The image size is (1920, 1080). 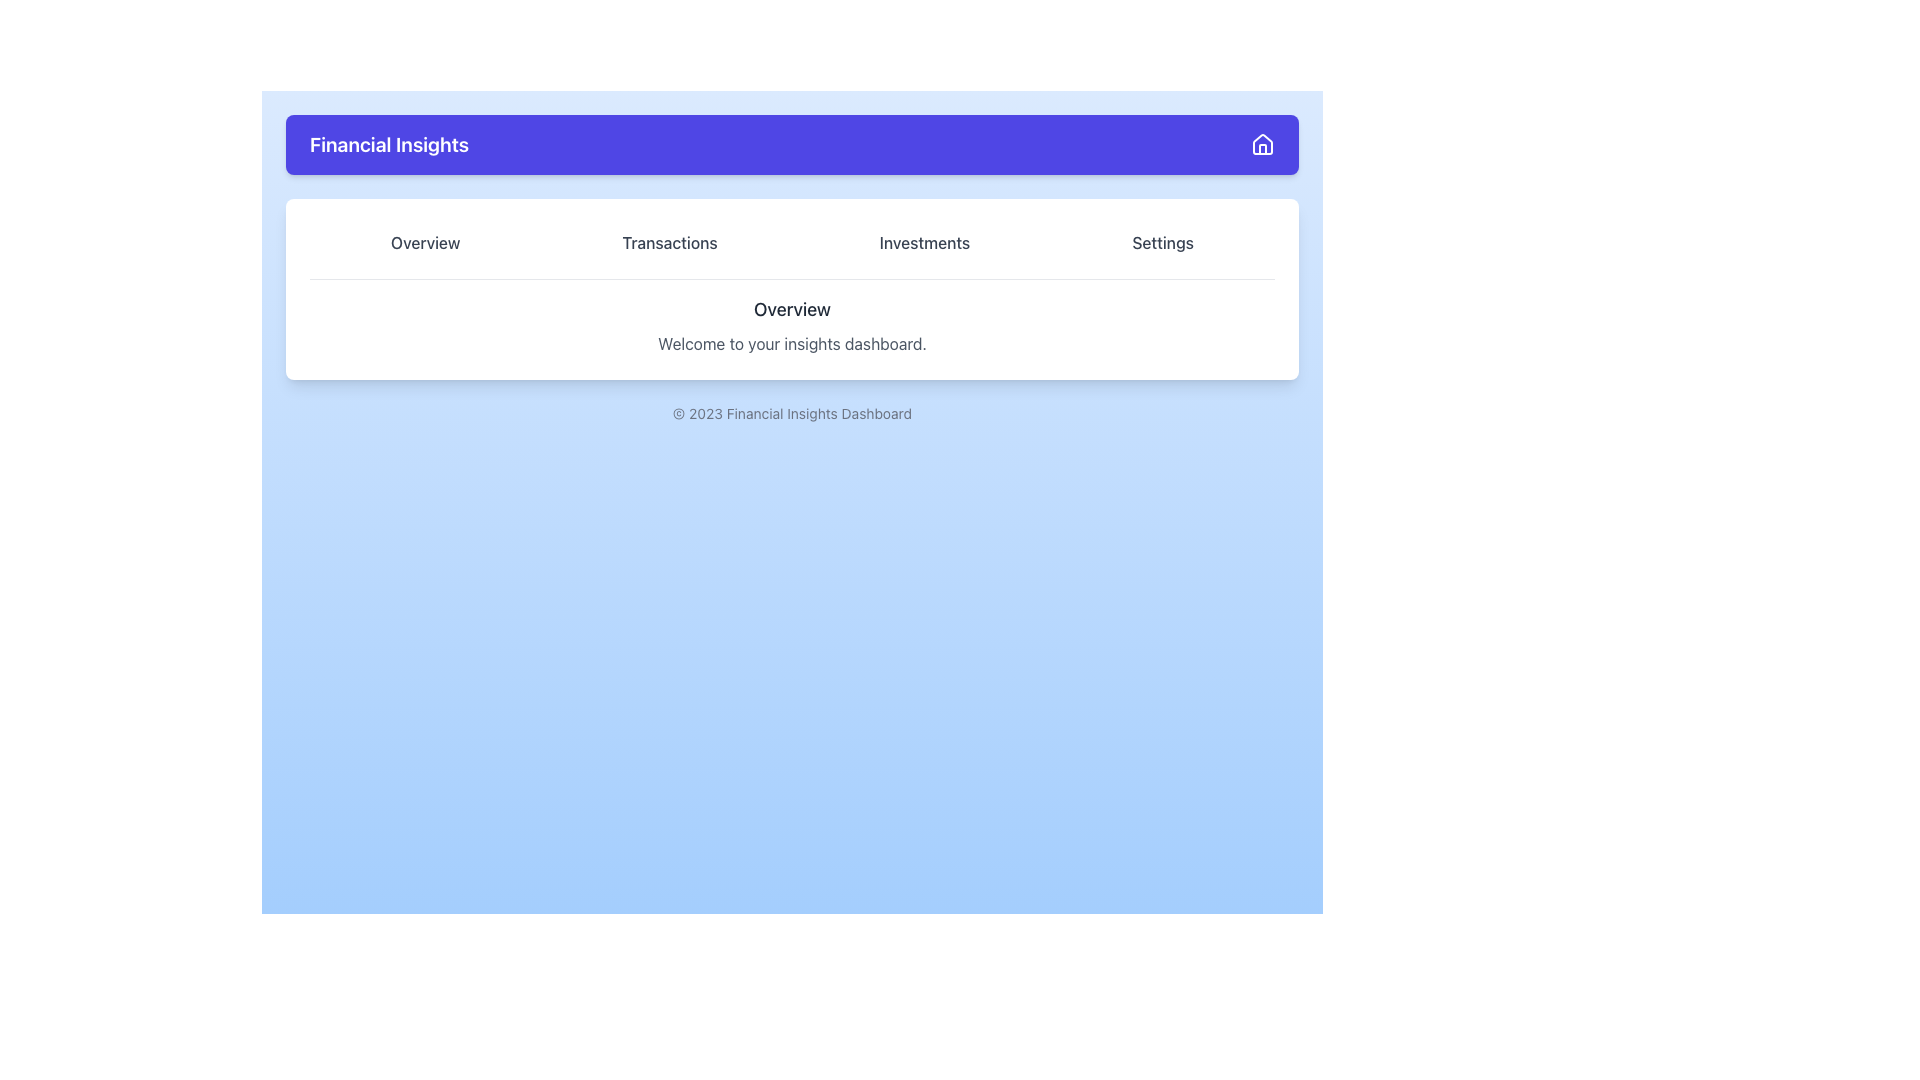 What do you see at coordinates (791, 144) in the screenshot?
I see `information from the Header bar that contains branding` at bounding box center [791, 144].